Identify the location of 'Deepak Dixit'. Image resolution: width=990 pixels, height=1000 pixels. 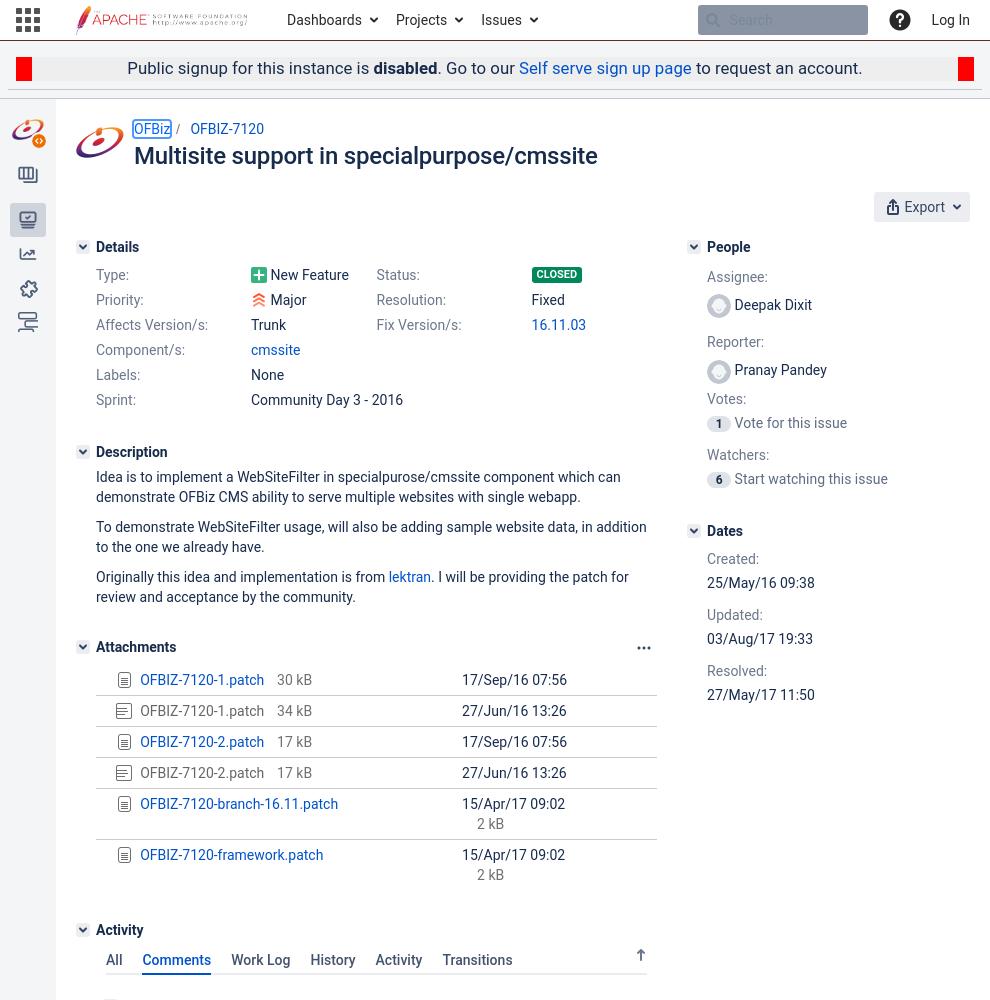
(771, 304).